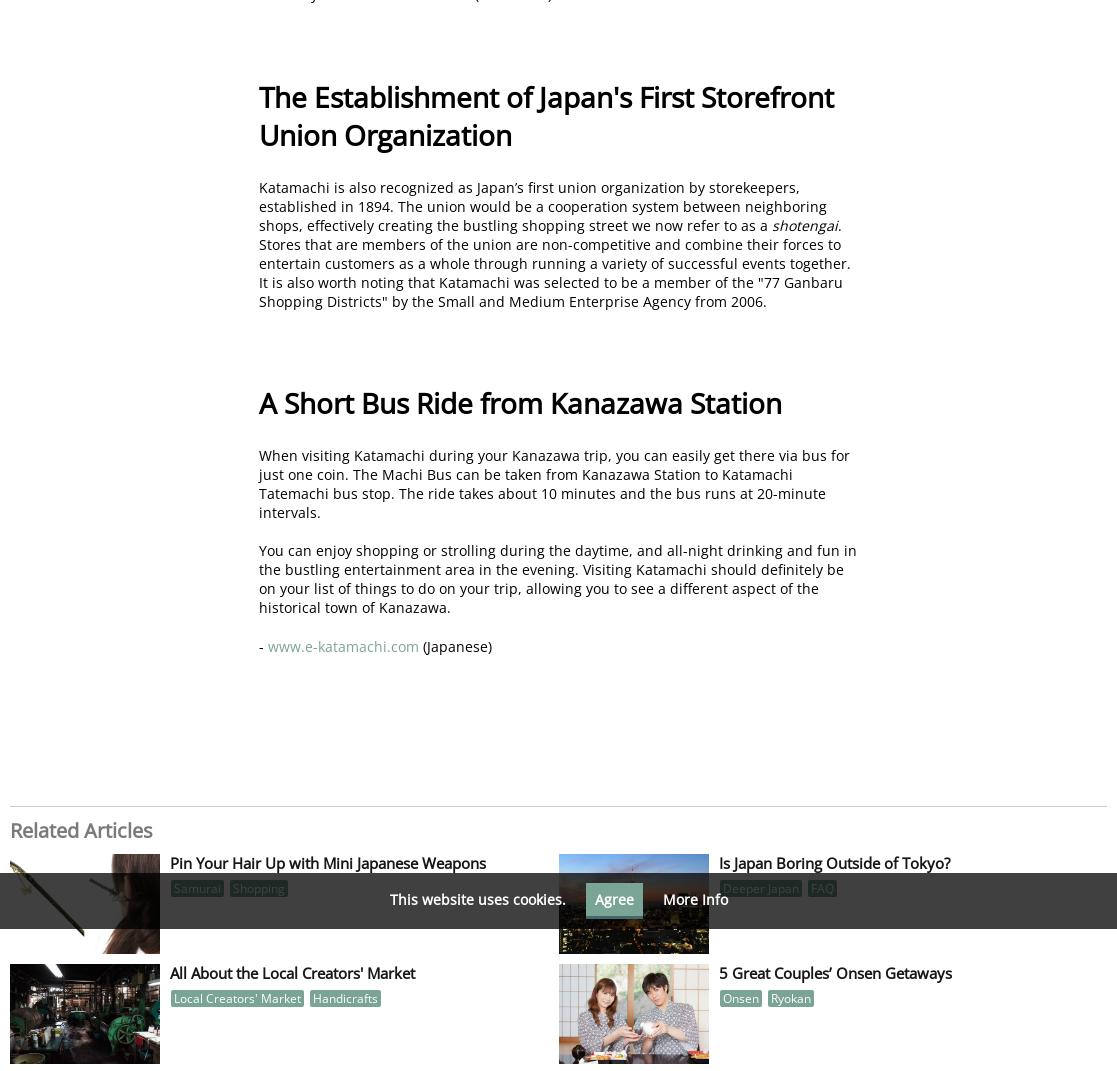  I want to click on 'shotengai', so click(804, 223).